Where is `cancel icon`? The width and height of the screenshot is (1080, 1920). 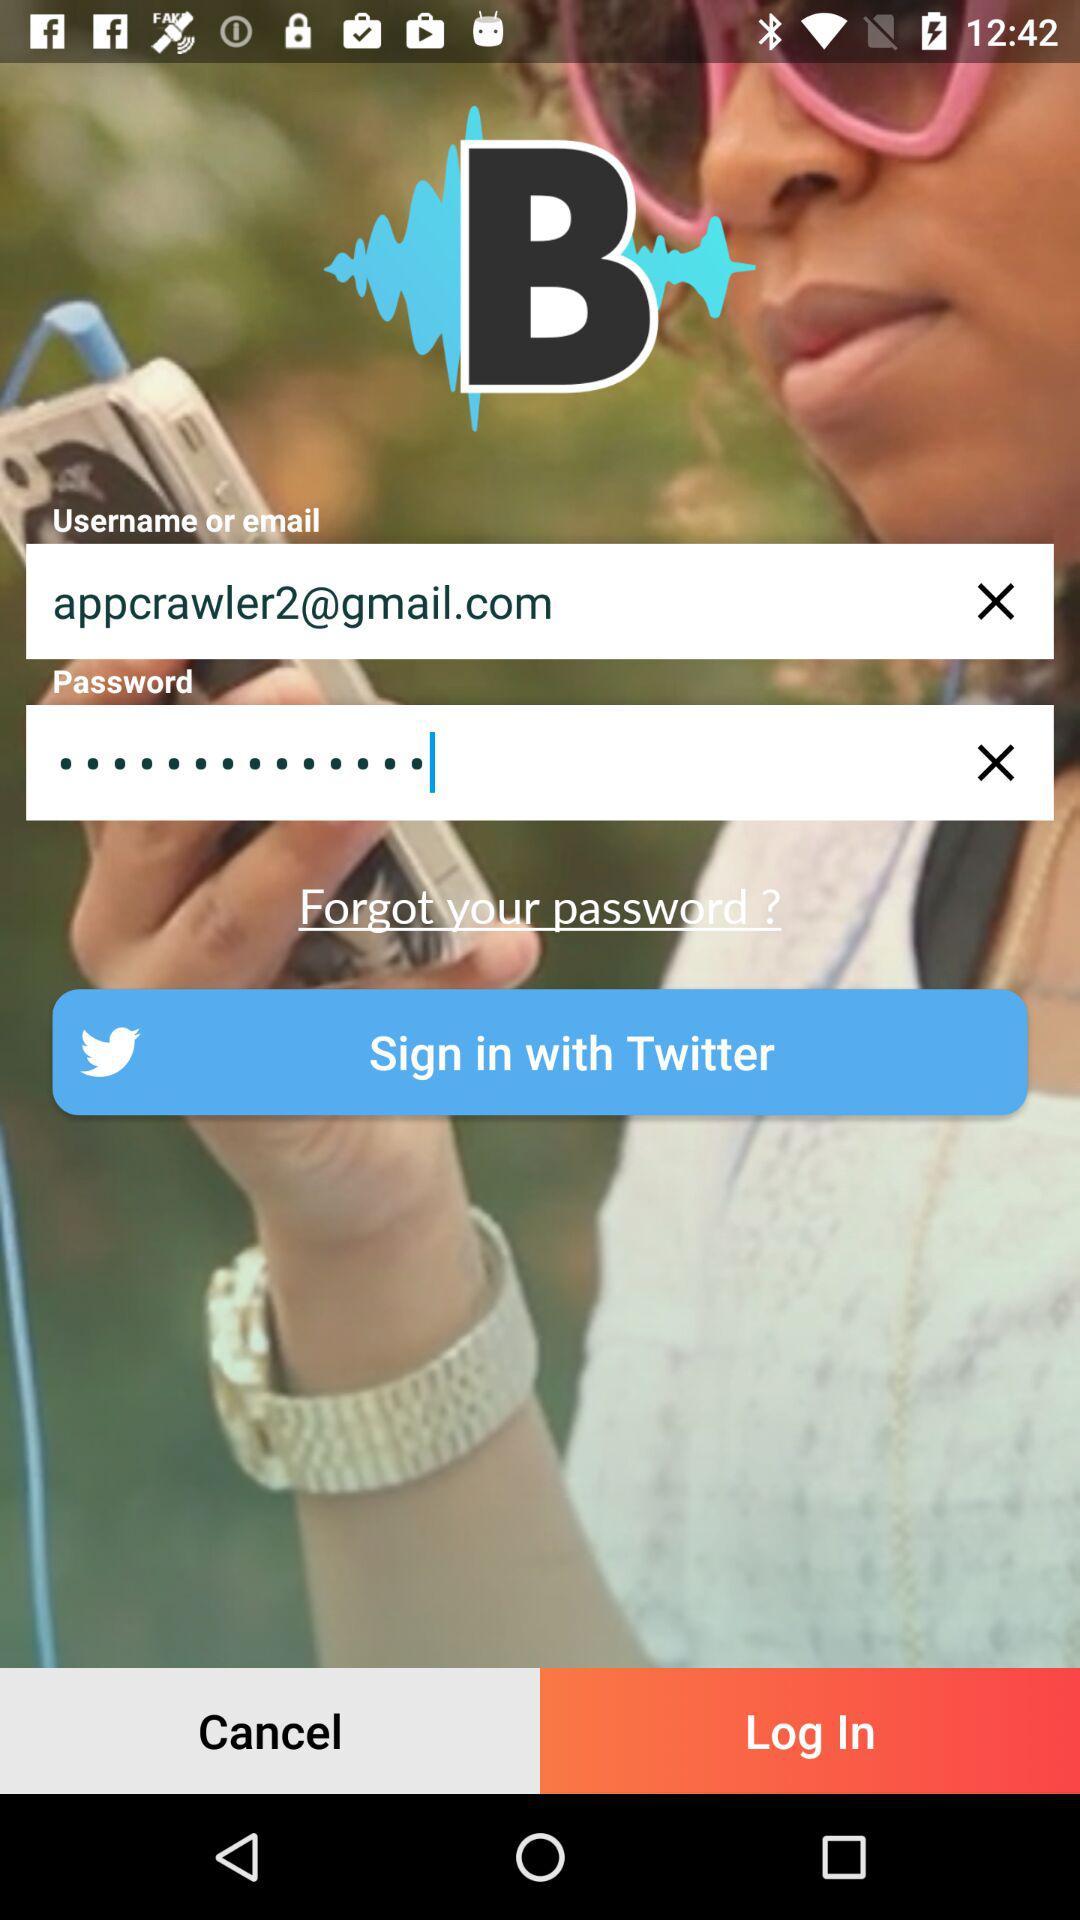 cancel icon is located at coordinates (270, 1730).